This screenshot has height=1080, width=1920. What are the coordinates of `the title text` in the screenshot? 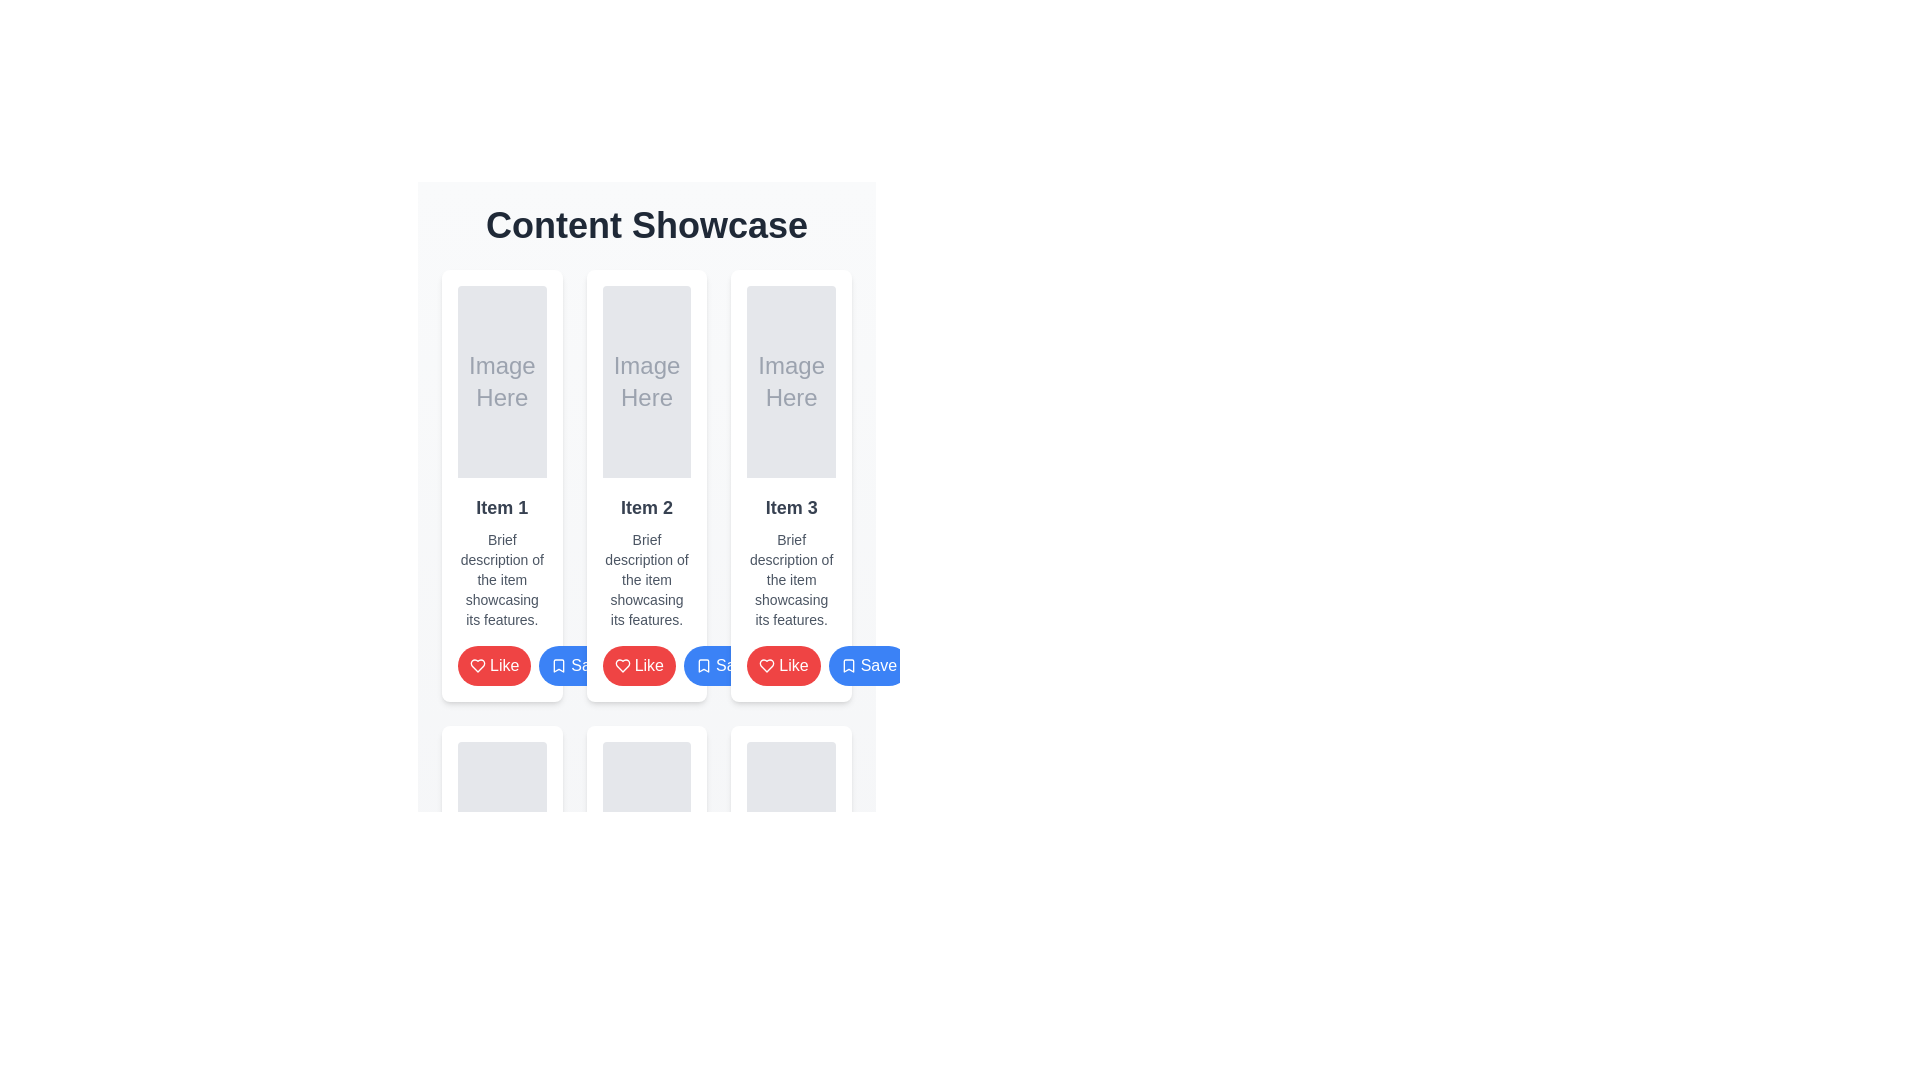 It's located at (790, 507).